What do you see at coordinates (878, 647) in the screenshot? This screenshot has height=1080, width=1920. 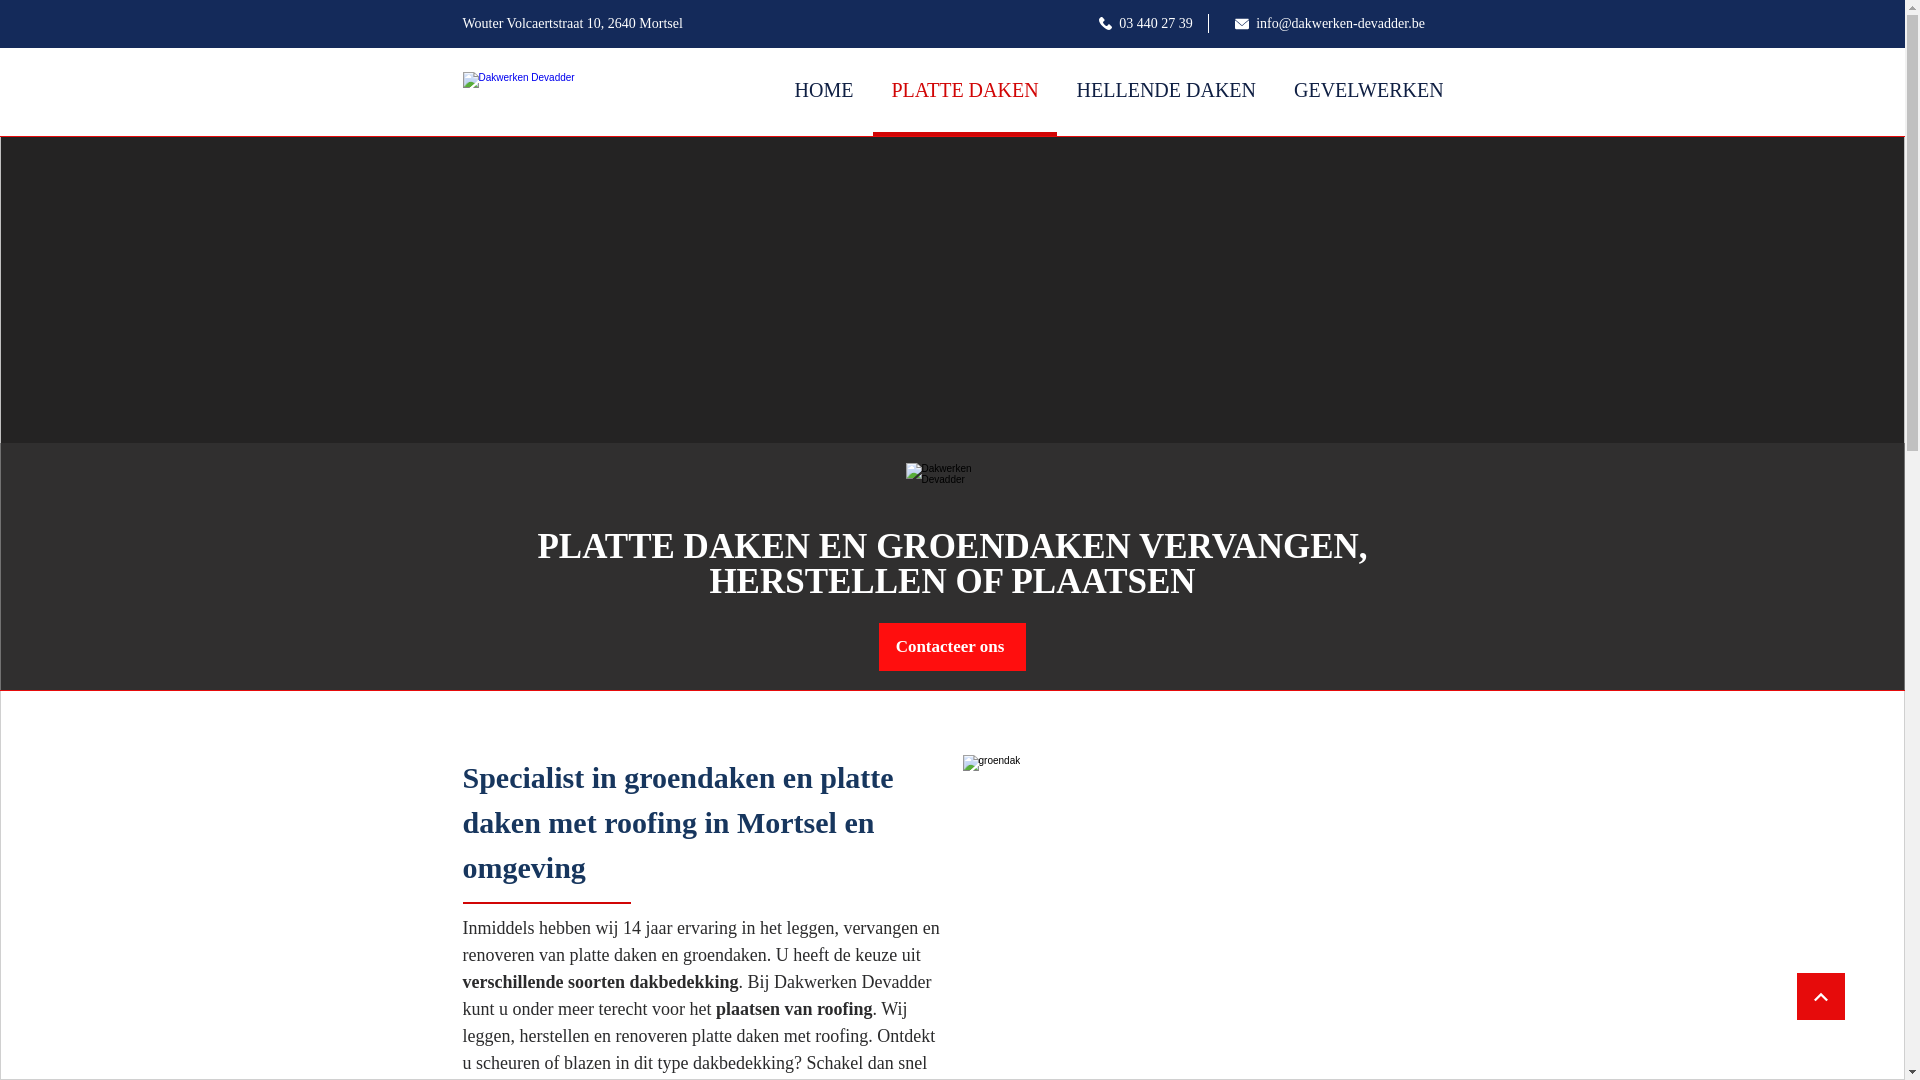 I see `'Contacteer ons'` at bounding box center [878, 647].